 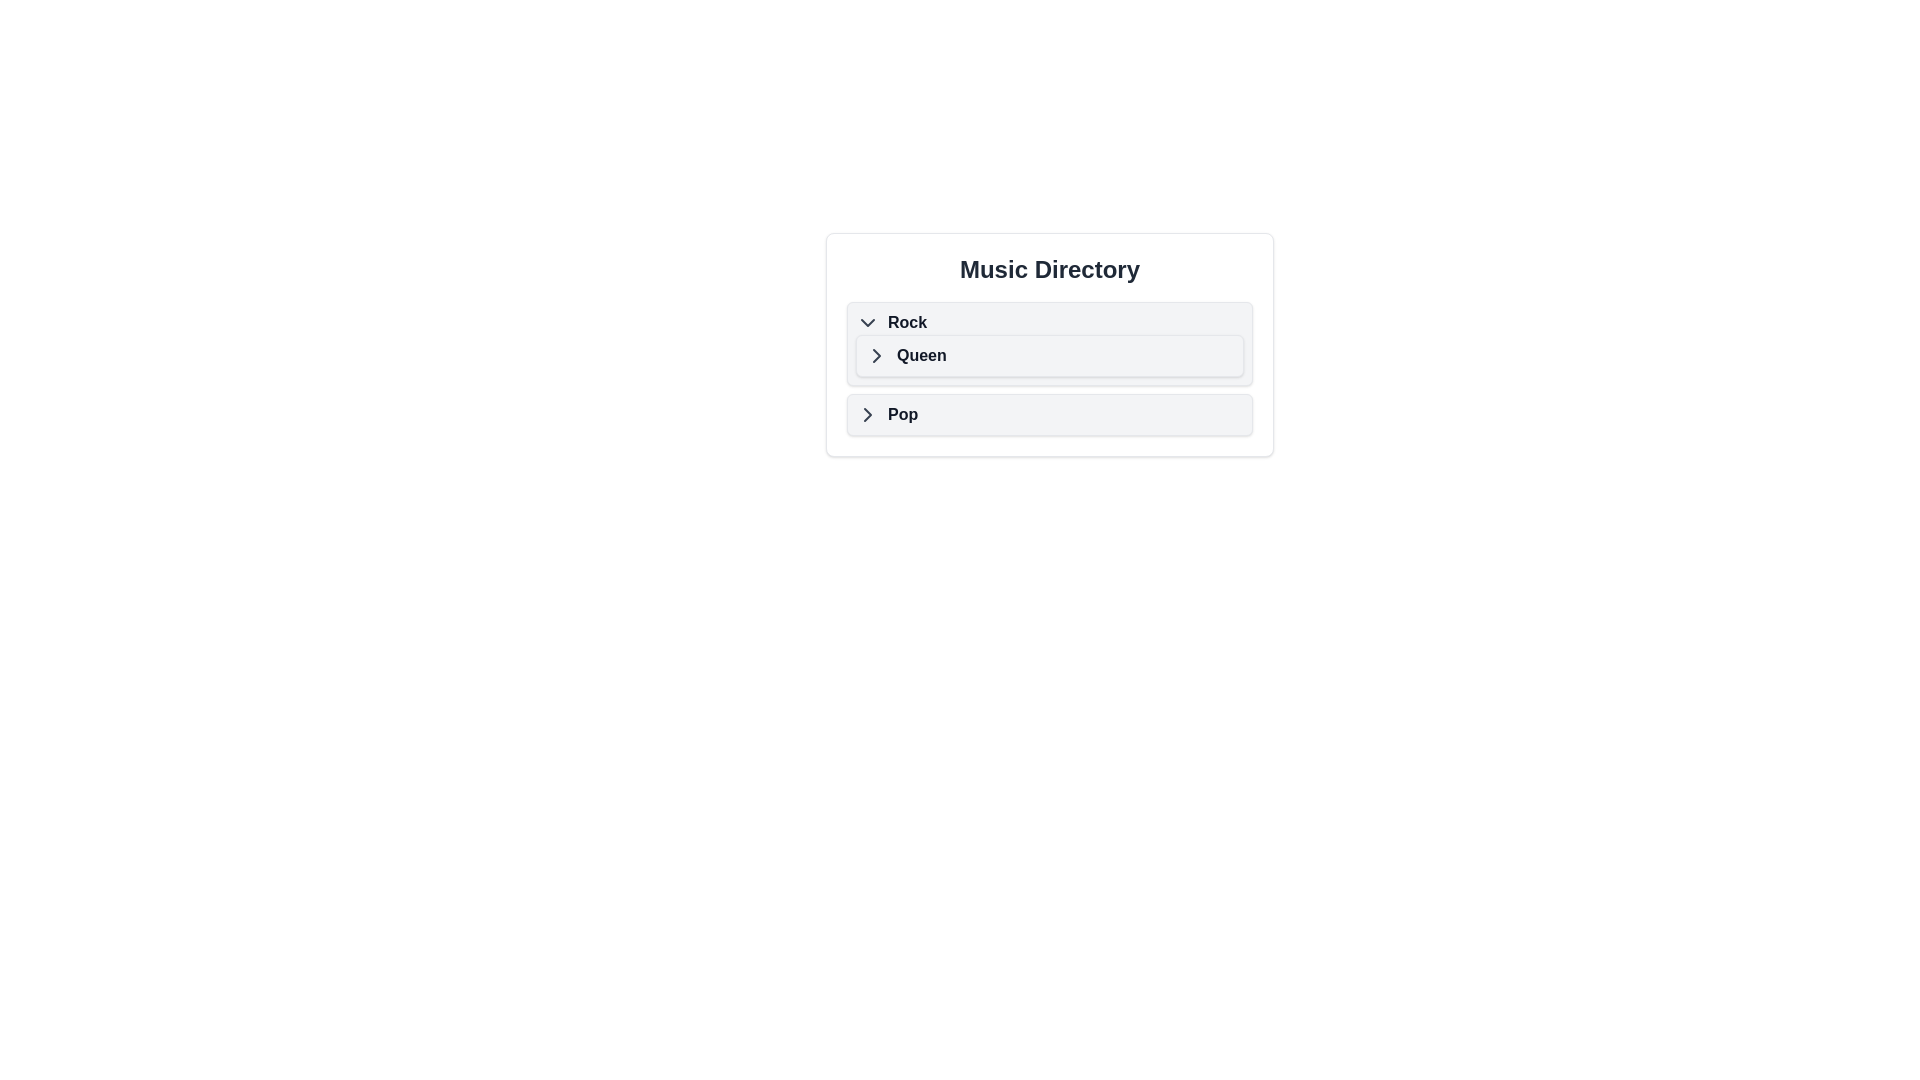 I want to click on the rightward-facing chevron arrow icon within the 'Pop' expandable list item in the 'Music Directory' card component, so click(x=868, y=414).